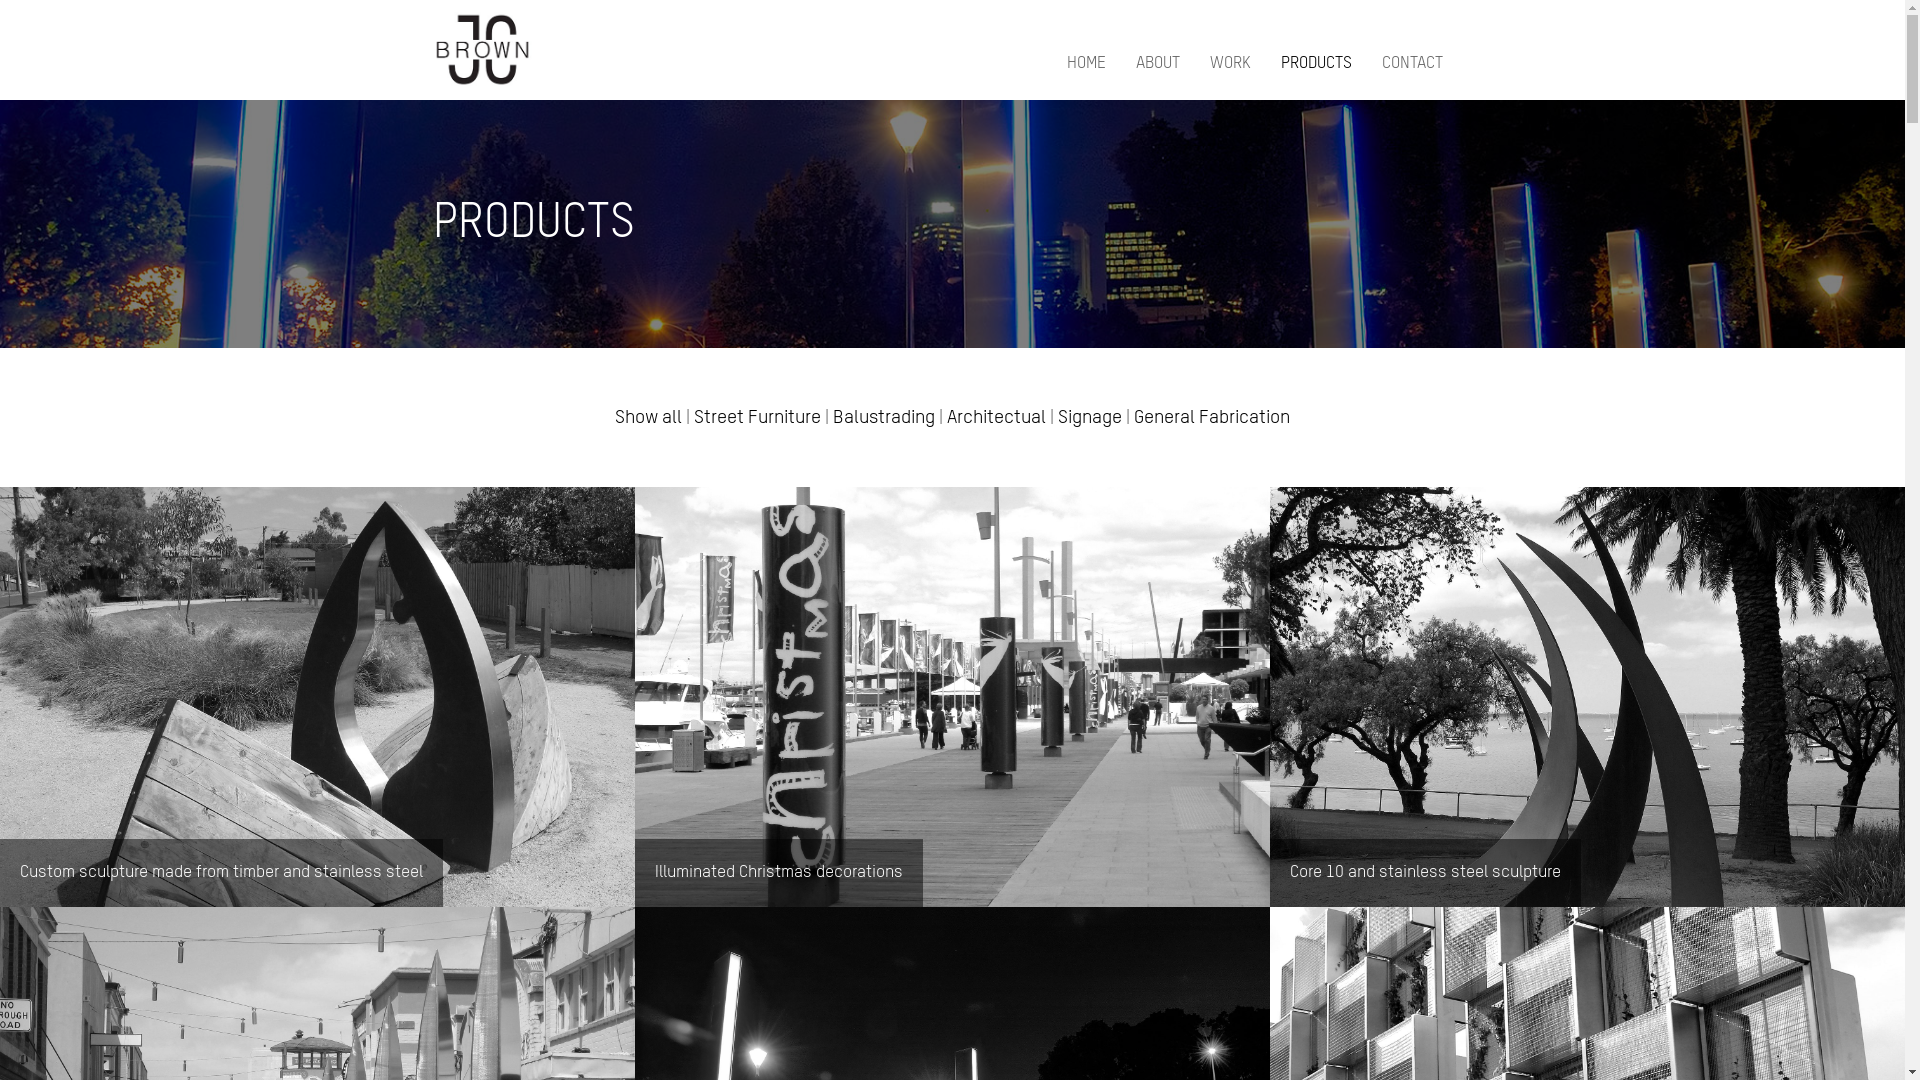  I want to click on 'Balustrading', so click(882, 416).